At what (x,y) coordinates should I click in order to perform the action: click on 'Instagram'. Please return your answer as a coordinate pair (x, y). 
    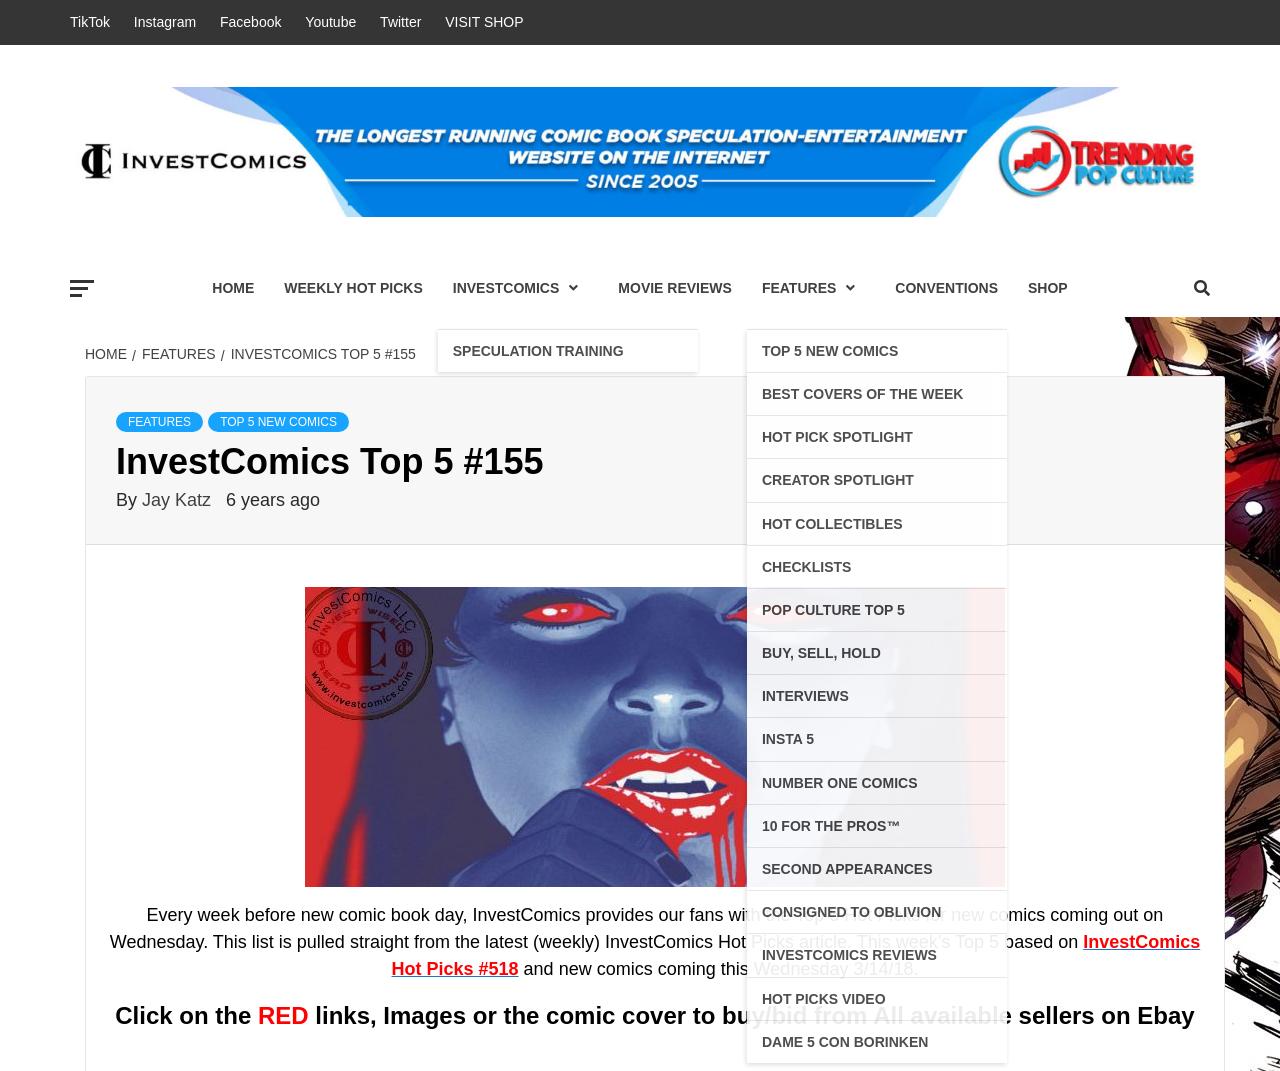
    Looking at the image, I should click on (164, 20).